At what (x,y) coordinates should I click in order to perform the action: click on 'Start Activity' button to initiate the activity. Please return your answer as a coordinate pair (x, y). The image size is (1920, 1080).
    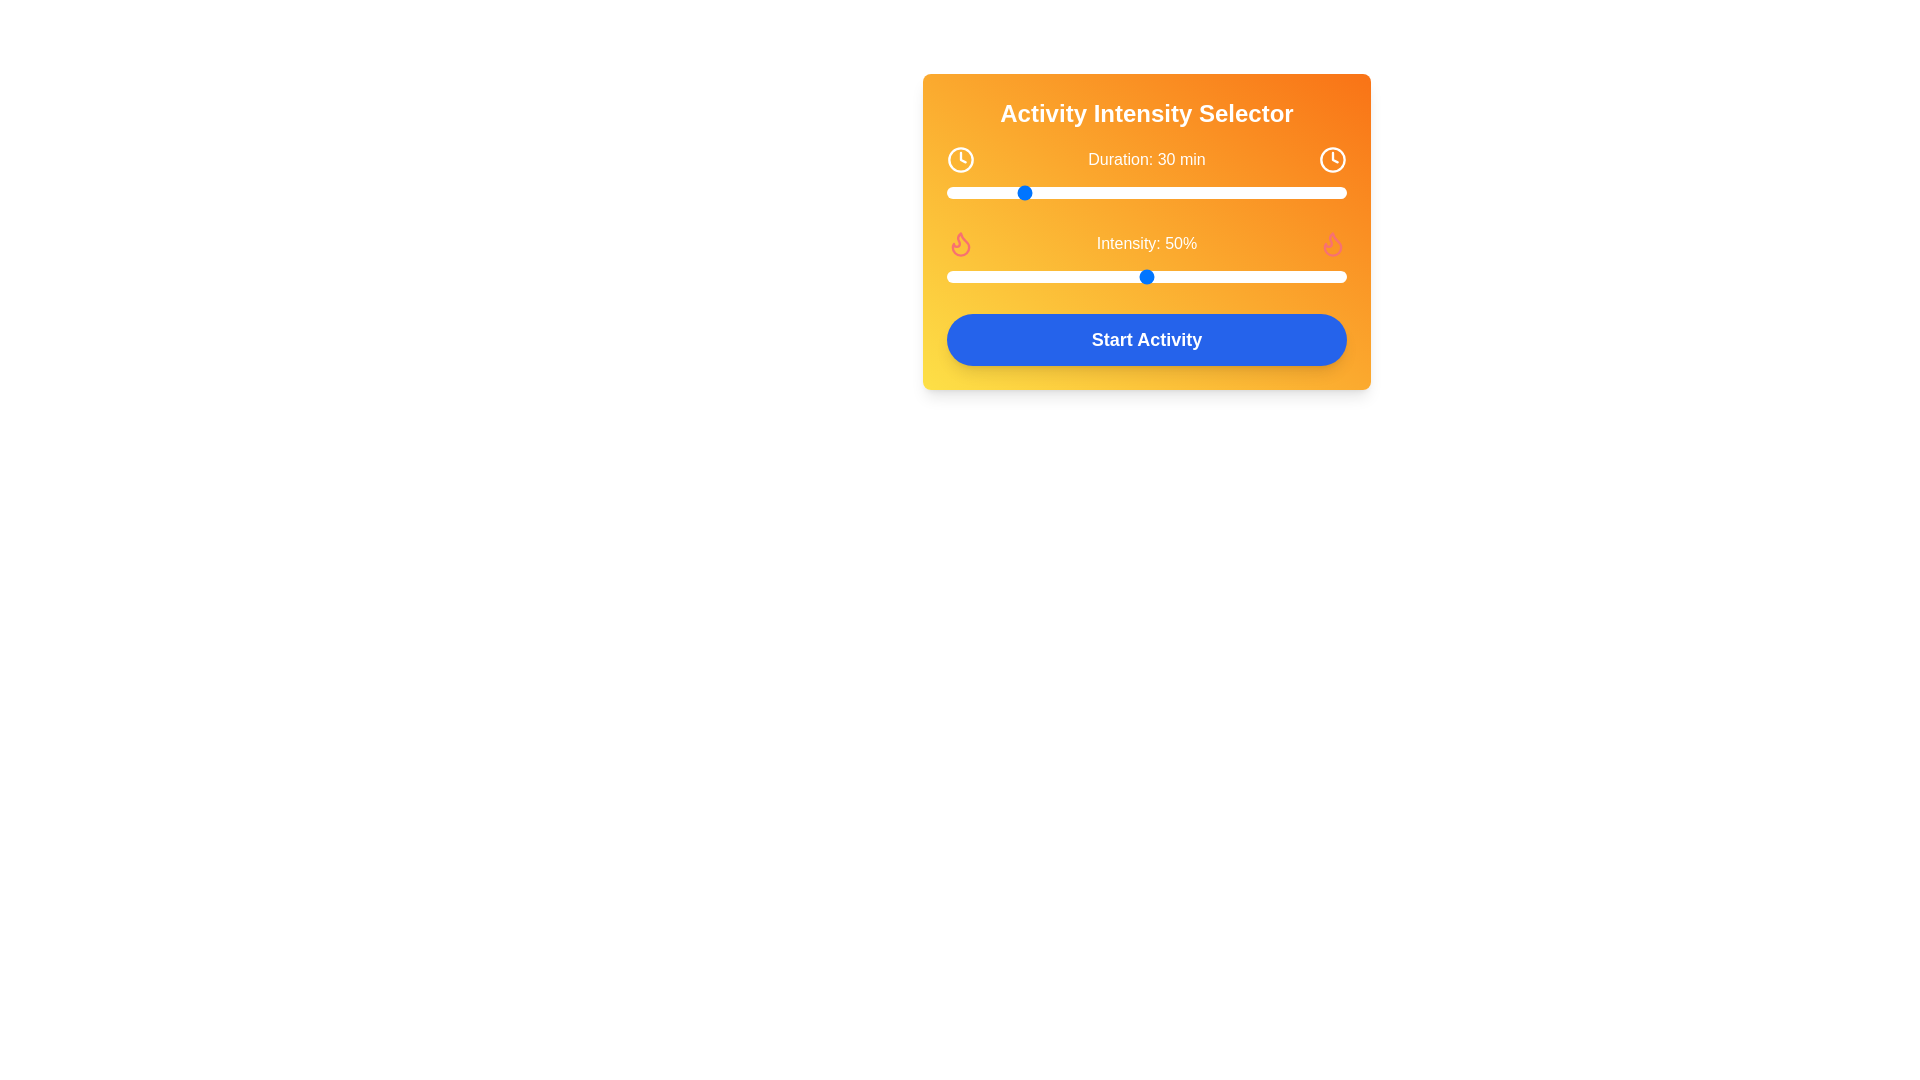
    Looking at the image, I should click on (1147, 338).